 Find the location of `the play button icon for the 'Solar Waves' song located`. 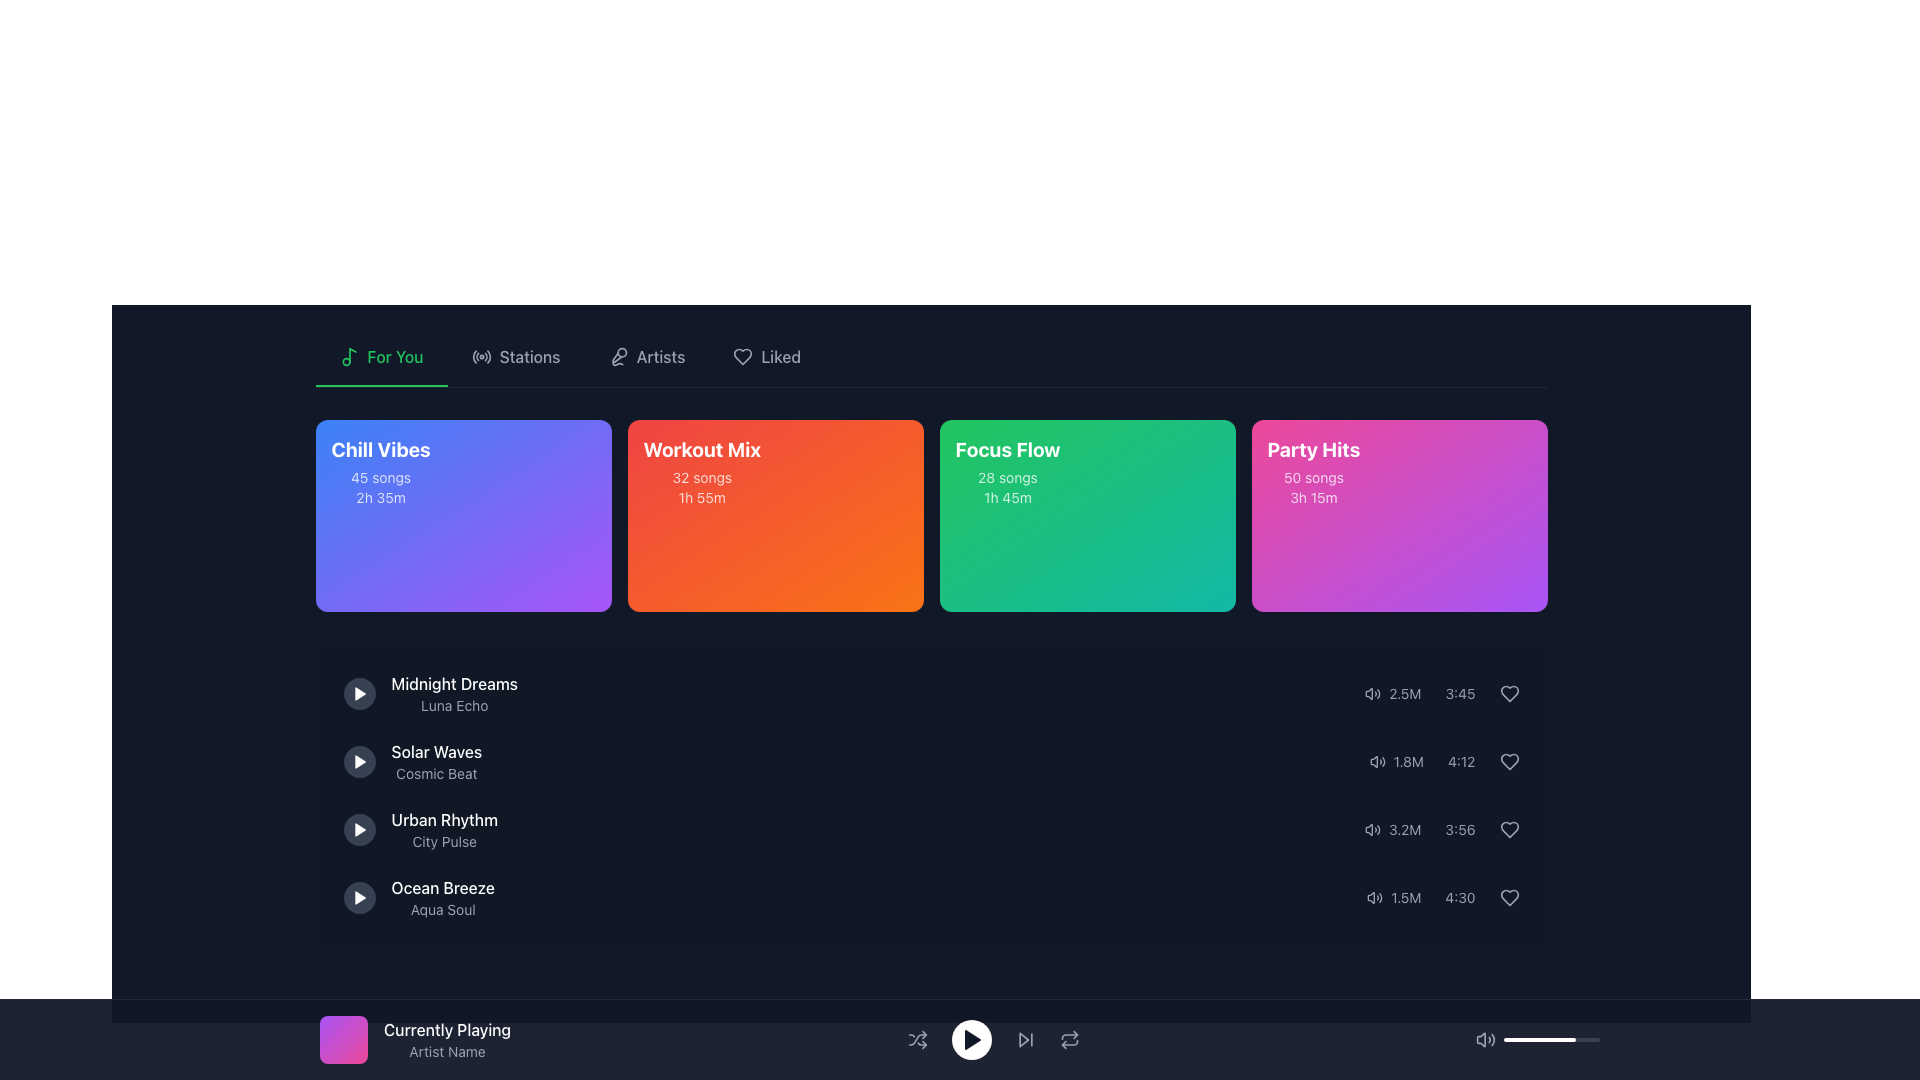

the play button icon for the 'Solar Waves' song located is located at coordinates (360, 762).